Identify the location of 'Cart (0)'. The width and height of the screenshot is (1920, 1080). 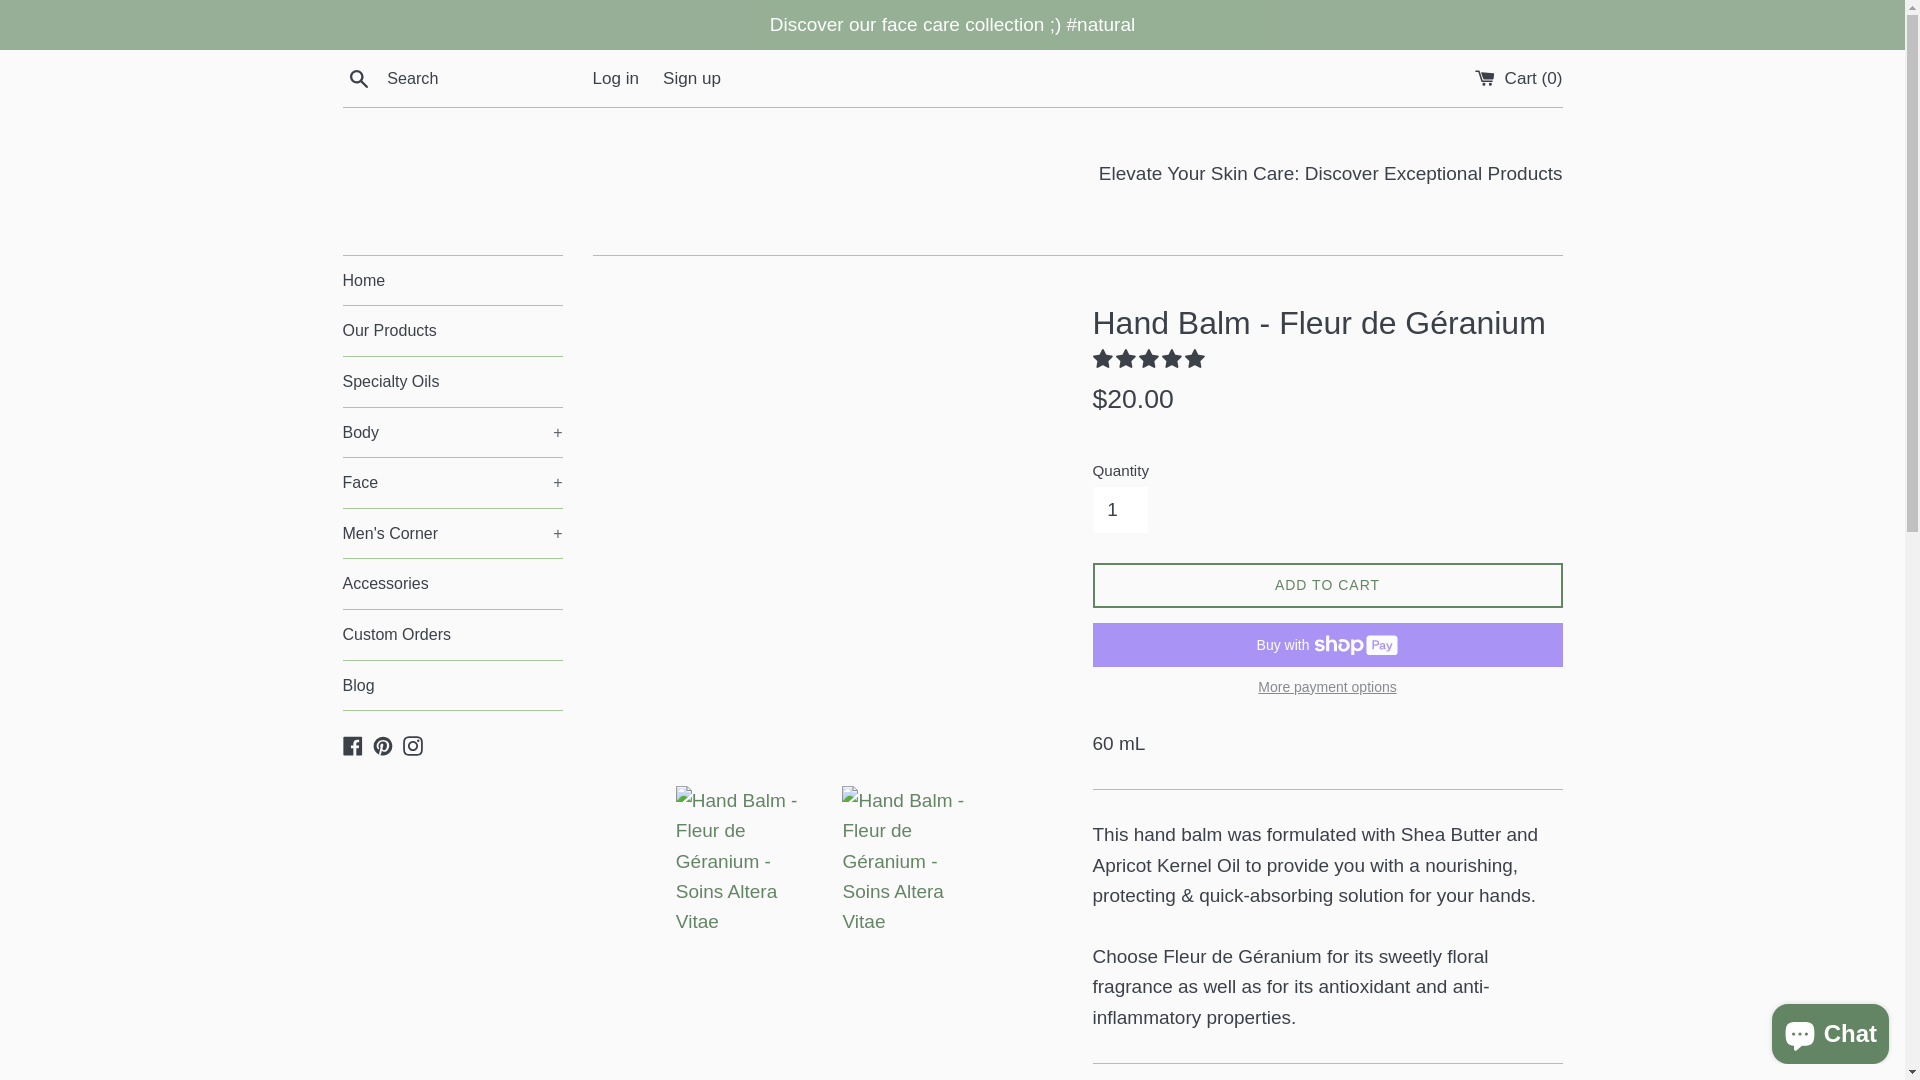
(1518, 77).